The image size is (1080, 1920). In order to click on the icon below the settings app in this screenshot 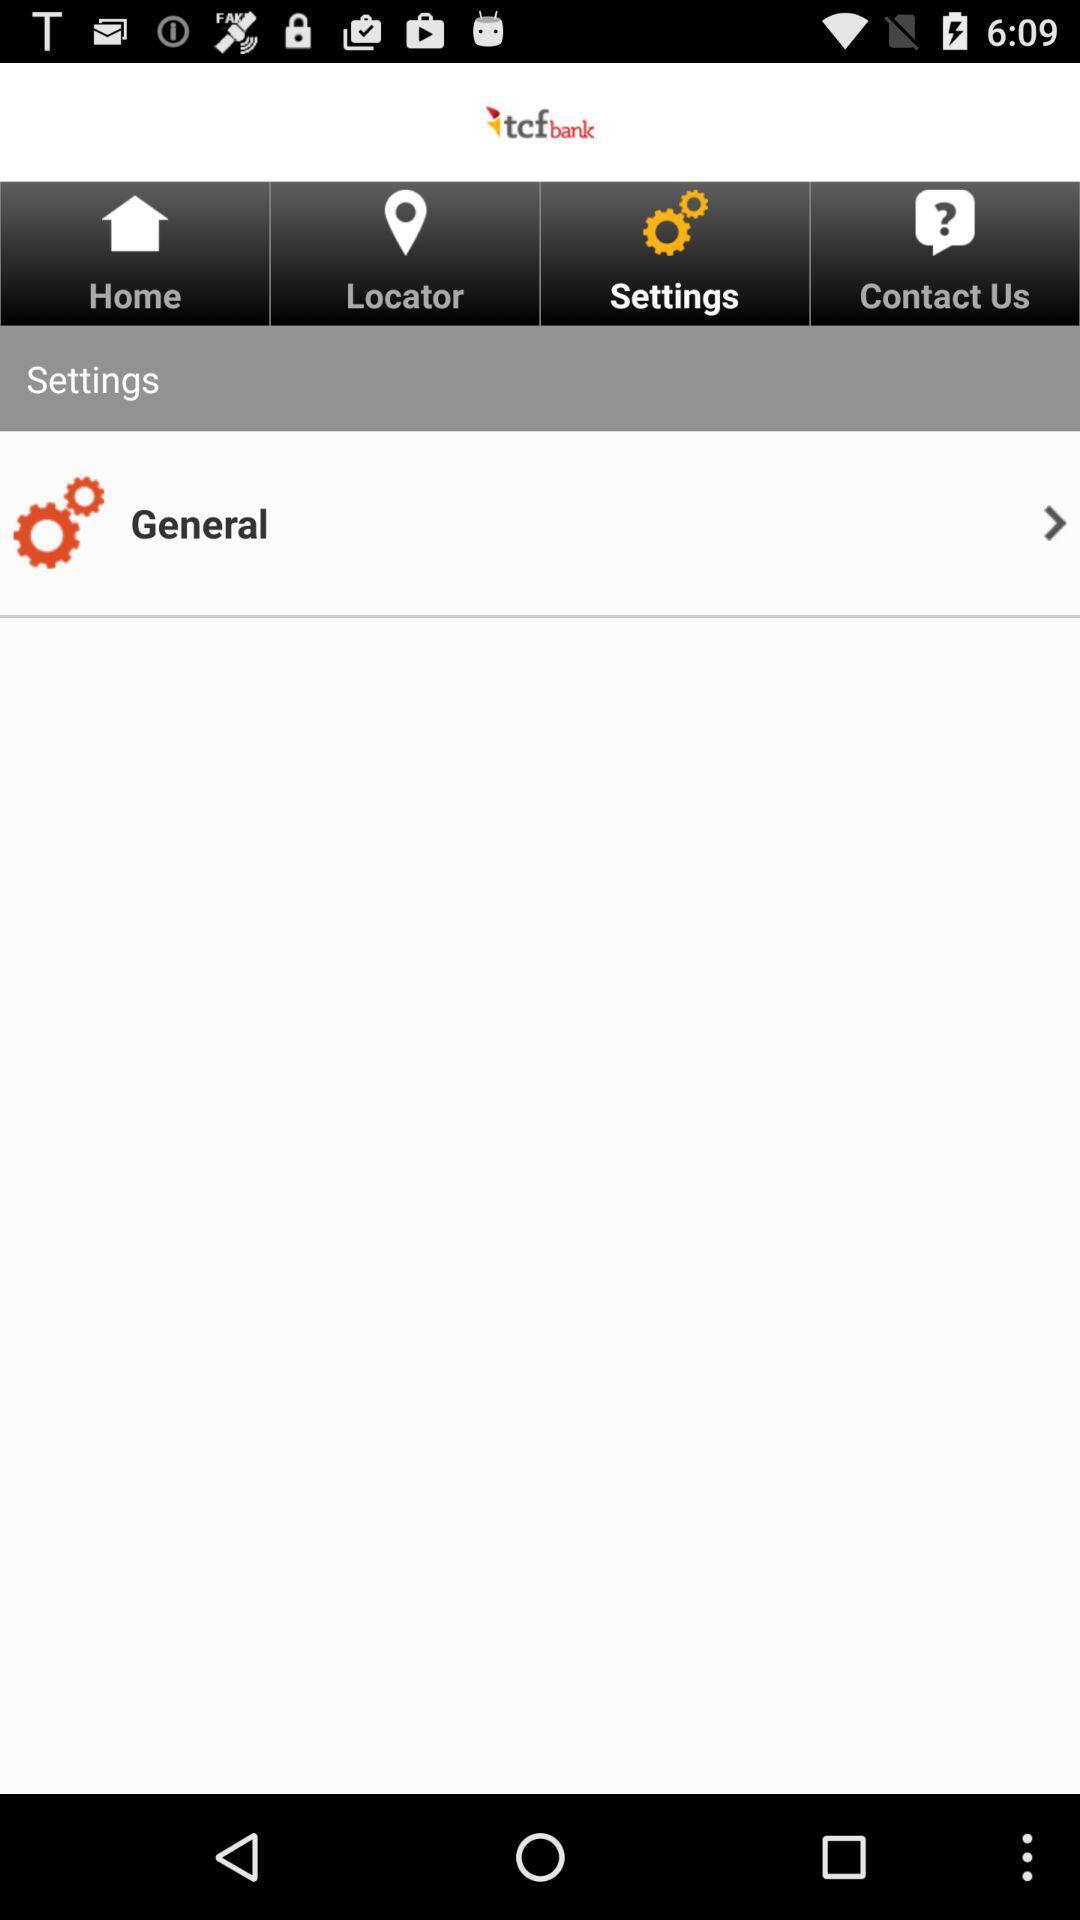, I will do `click(57, 523)`.